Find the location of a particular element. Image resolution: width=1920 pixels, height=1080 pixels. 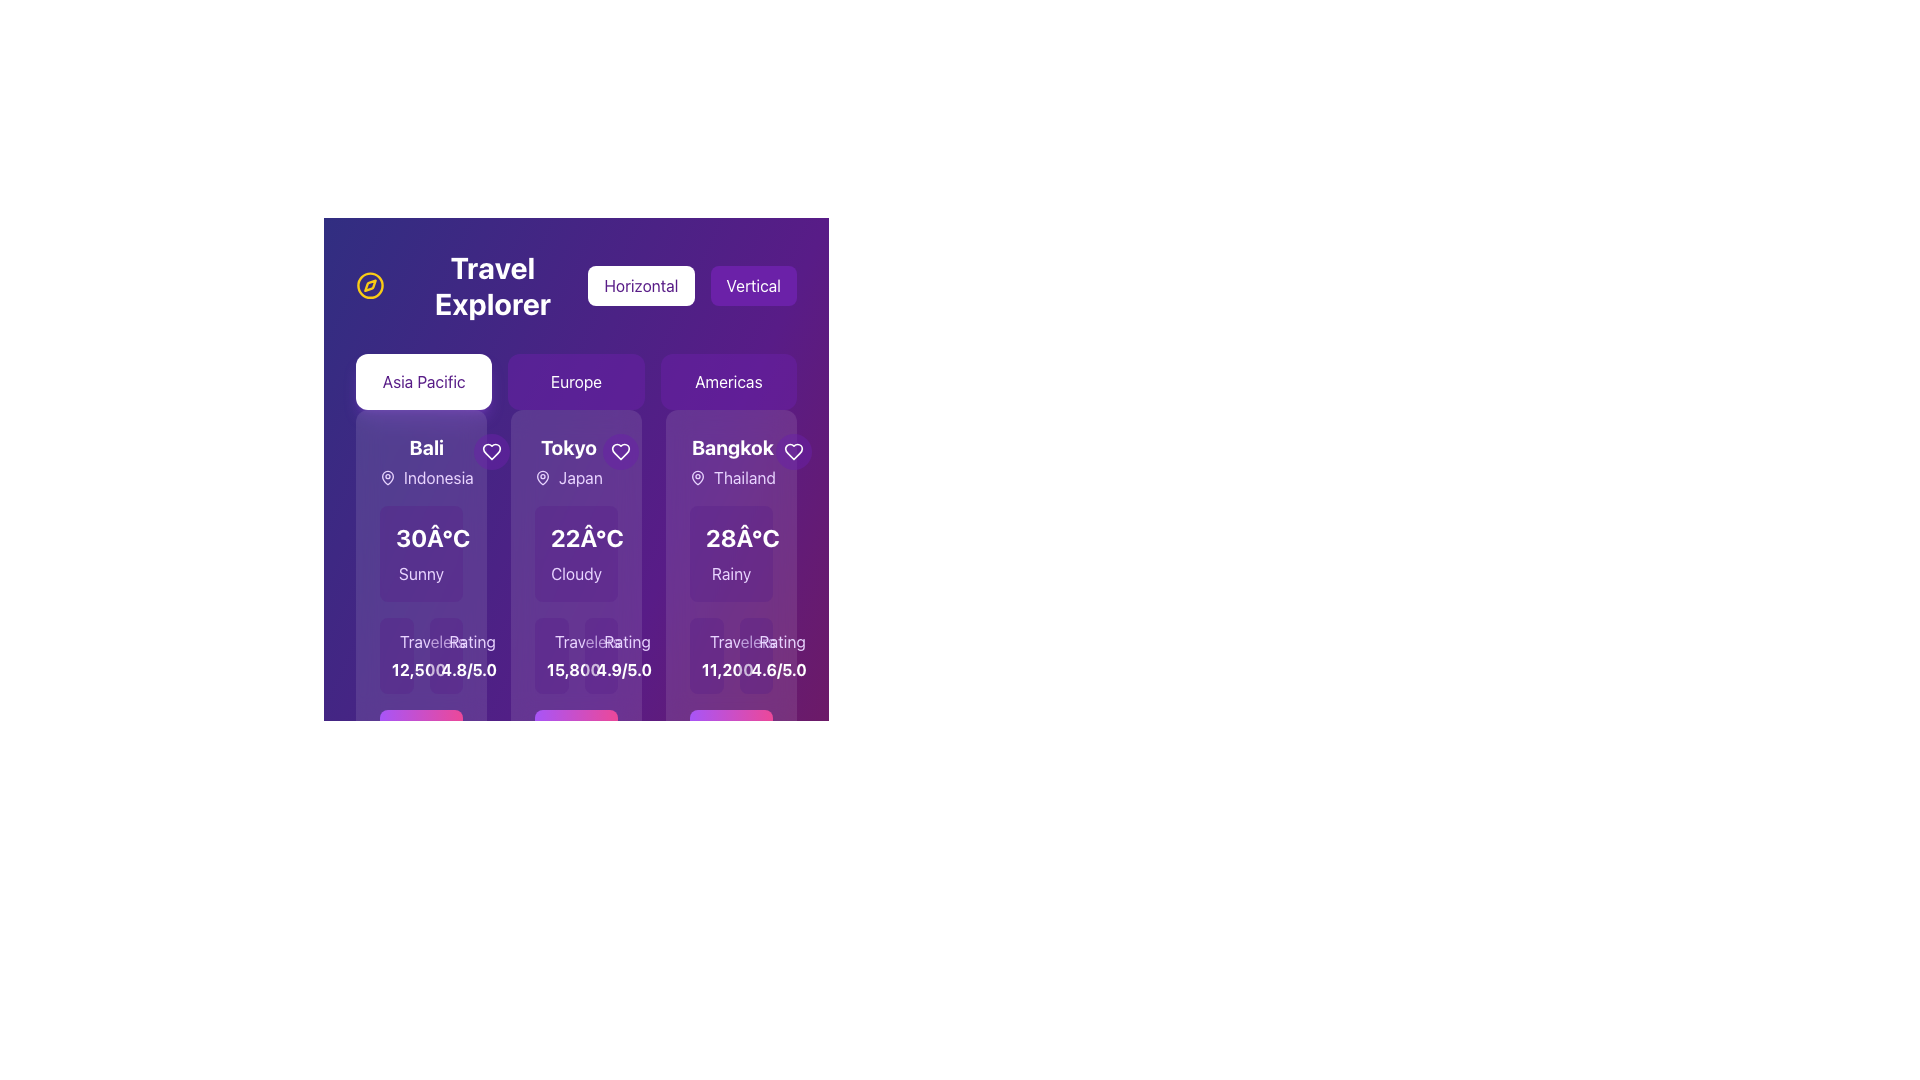

the Label and graphical icon combination located in the 'Travelers' section of the 'Bangkok' column, positioned above the numerical value '11,200' is located at coordinates (706, 641).